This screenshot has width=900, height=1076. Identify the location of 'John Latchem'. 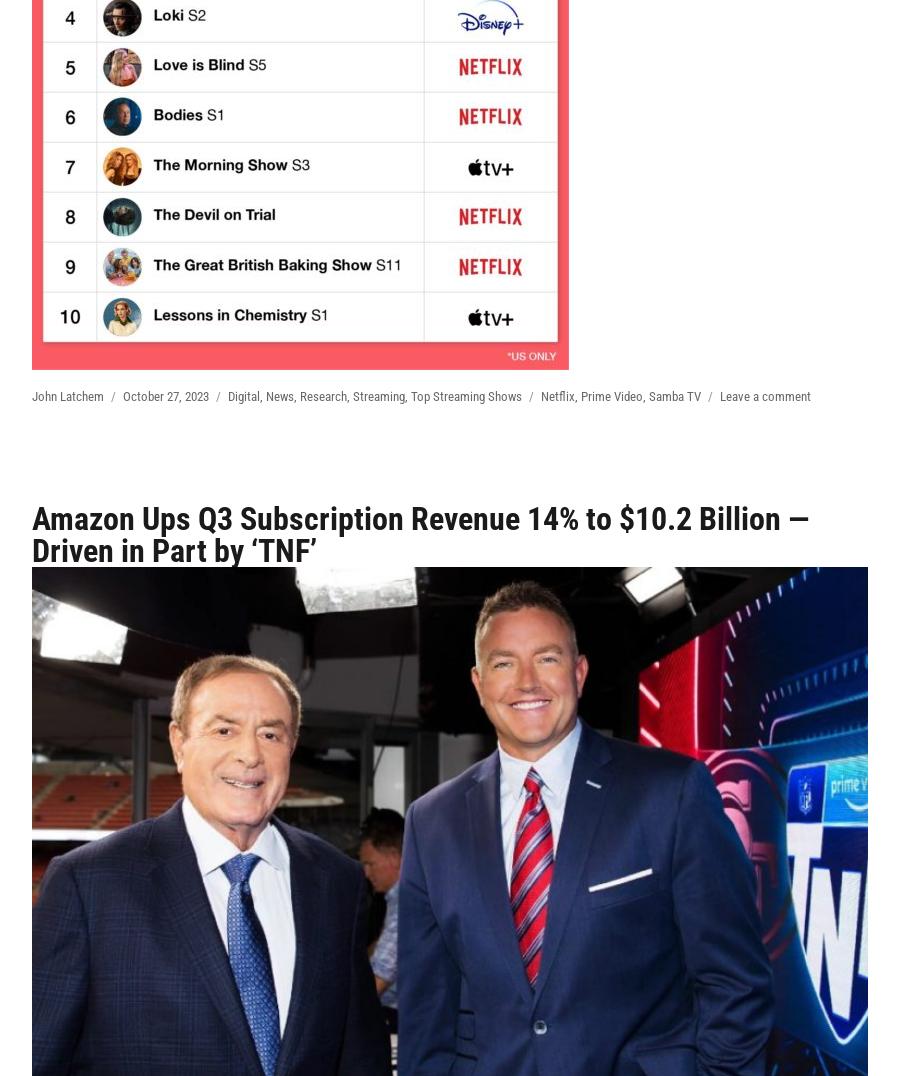
(31, 395).